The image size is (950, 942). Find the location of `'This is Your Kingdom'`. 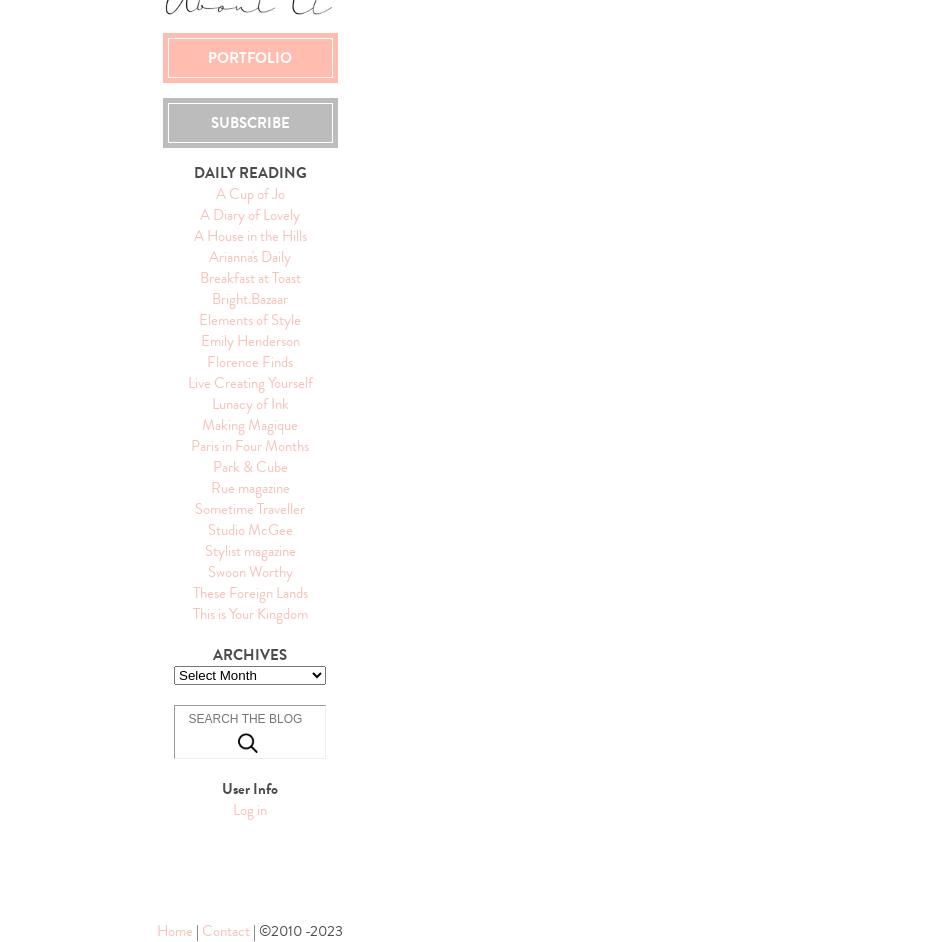

'This is Your Kingdom' is located at coordinates (248, 612).